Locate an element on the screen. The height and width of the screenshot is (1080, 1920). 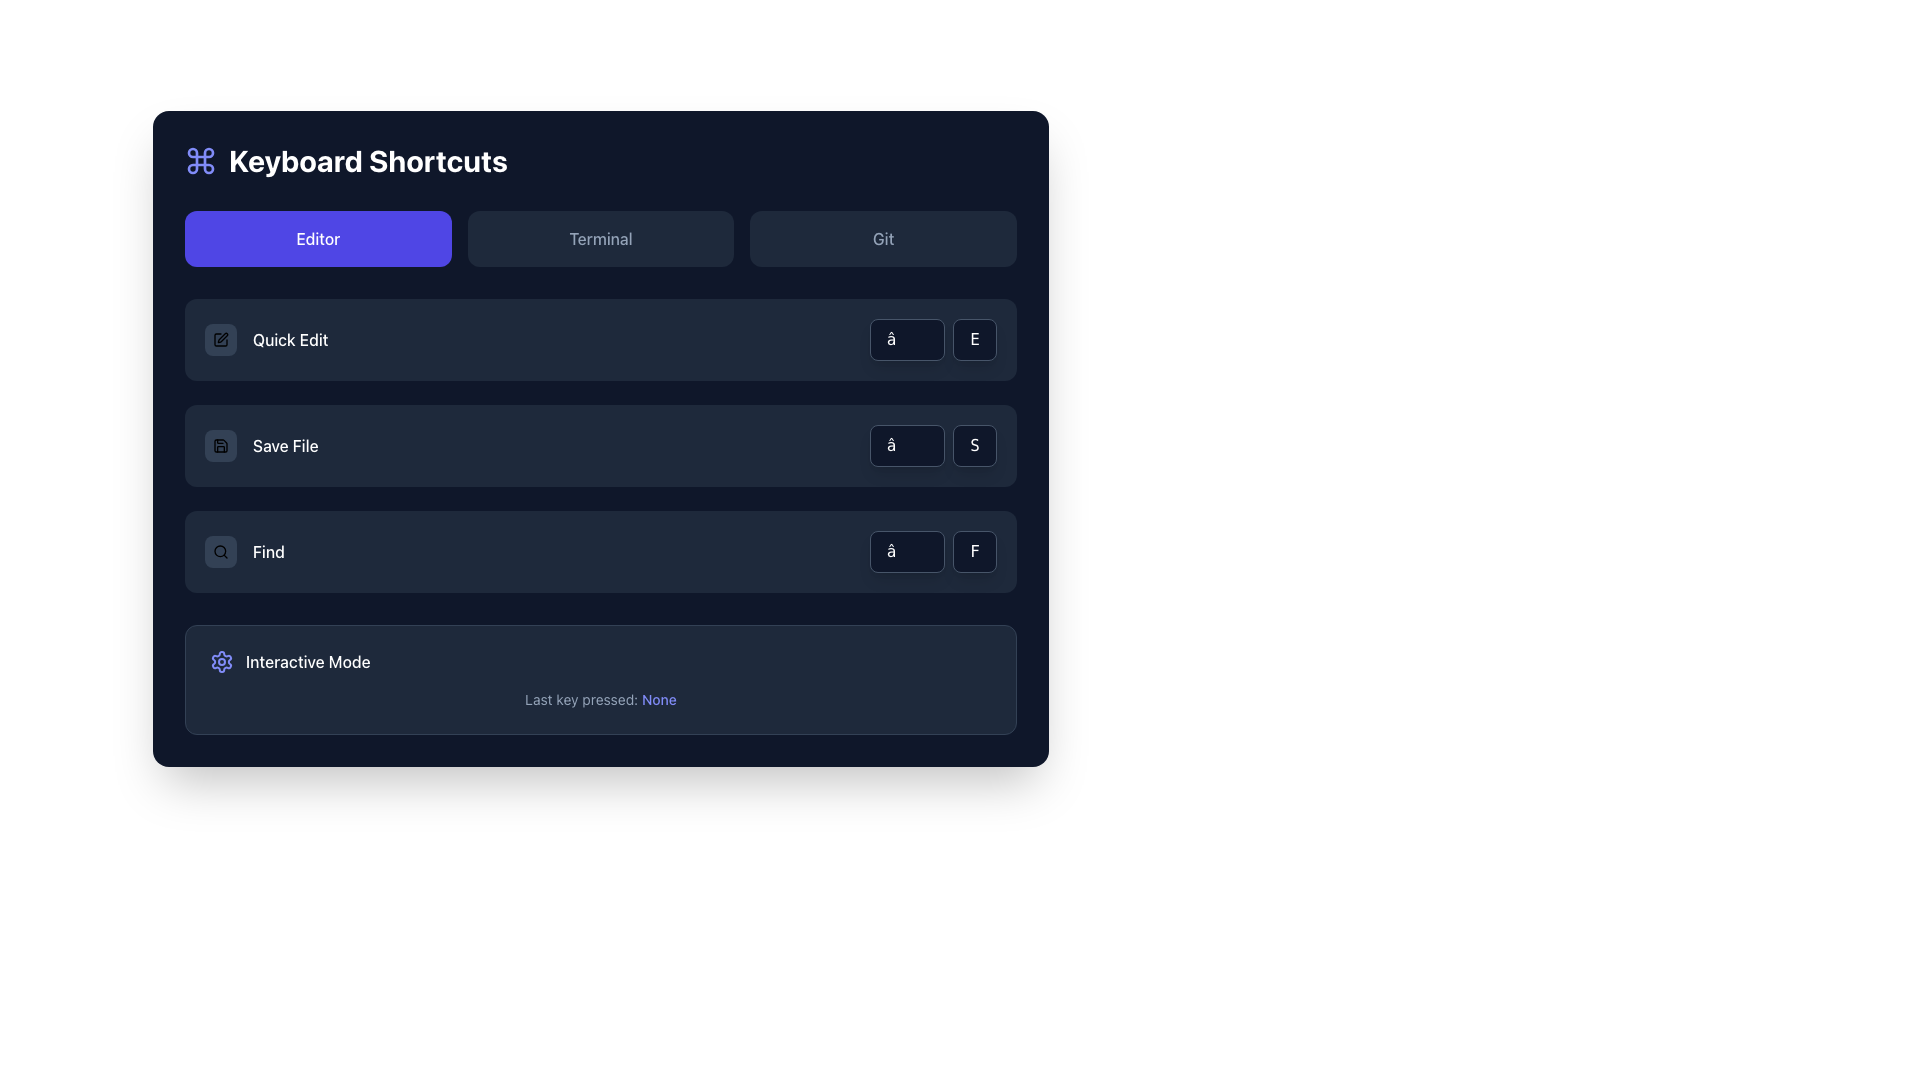
the editing icon located in the 'Quick Edit' section, which is positioned to the left of its label in the 'Keyboard Shortcuts' menu is located at coordinates (220, 338).